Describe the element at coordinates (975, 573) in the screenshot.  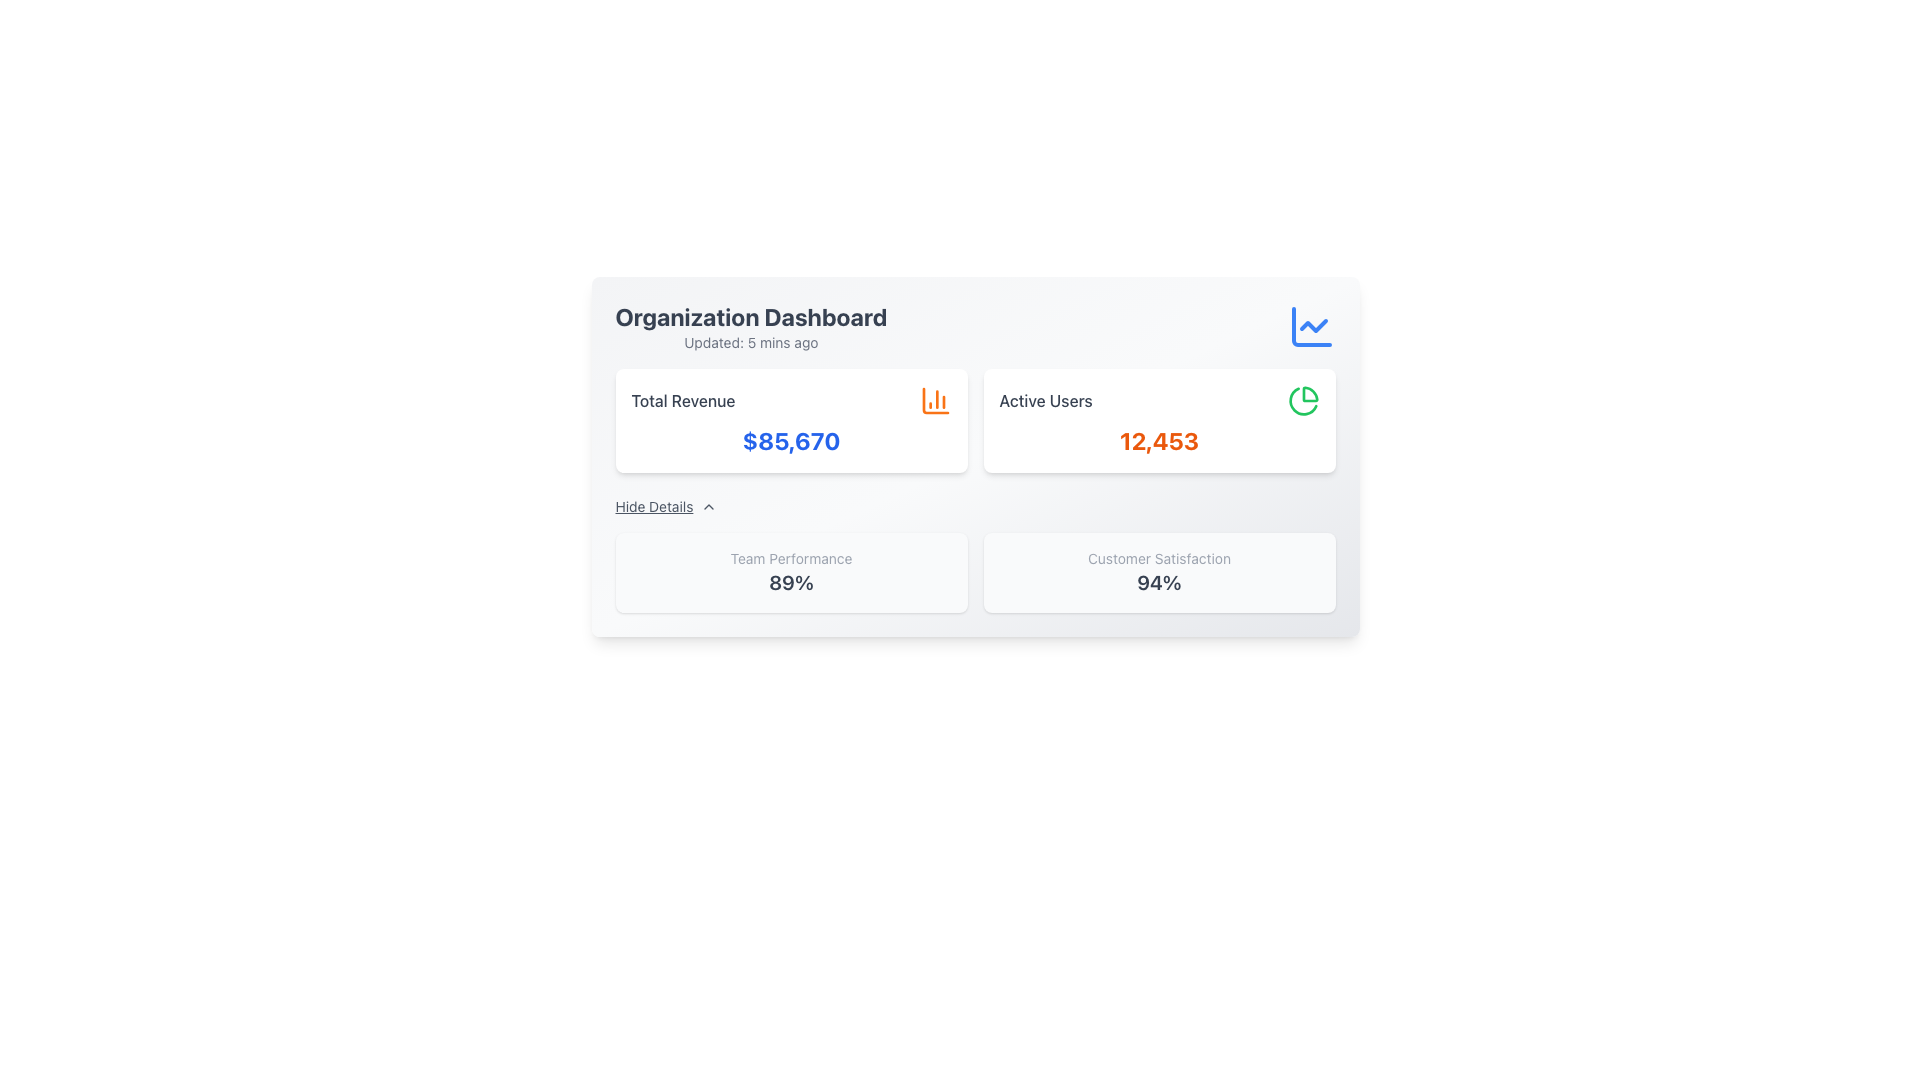
I see `displayed information from the Informational Panel located at the bottom of the main dashboard, which shows 'Team Performance' with '89%' on the left and 'Customer Satisfaction' with '94%' on the right` at that location.